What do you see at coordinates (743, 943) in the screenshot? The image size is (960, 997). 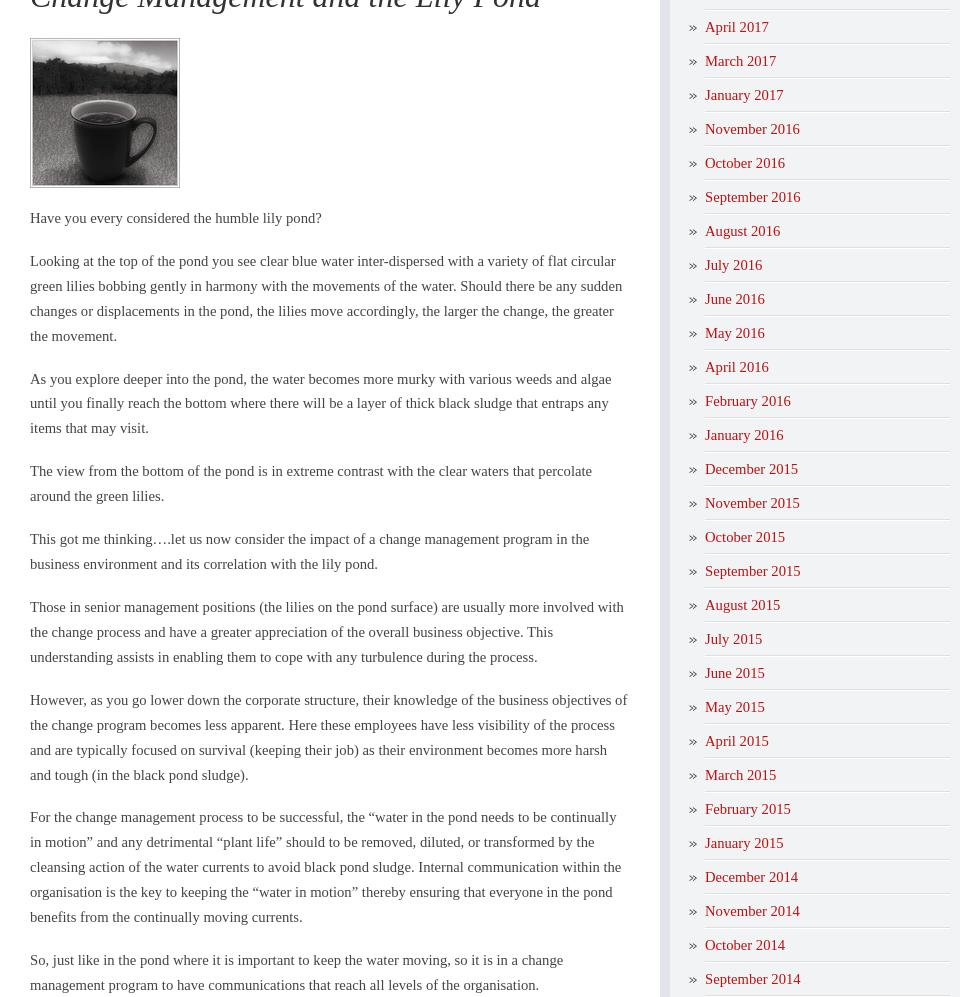 I see `'October 2014'` at bounding box center [743, 943].